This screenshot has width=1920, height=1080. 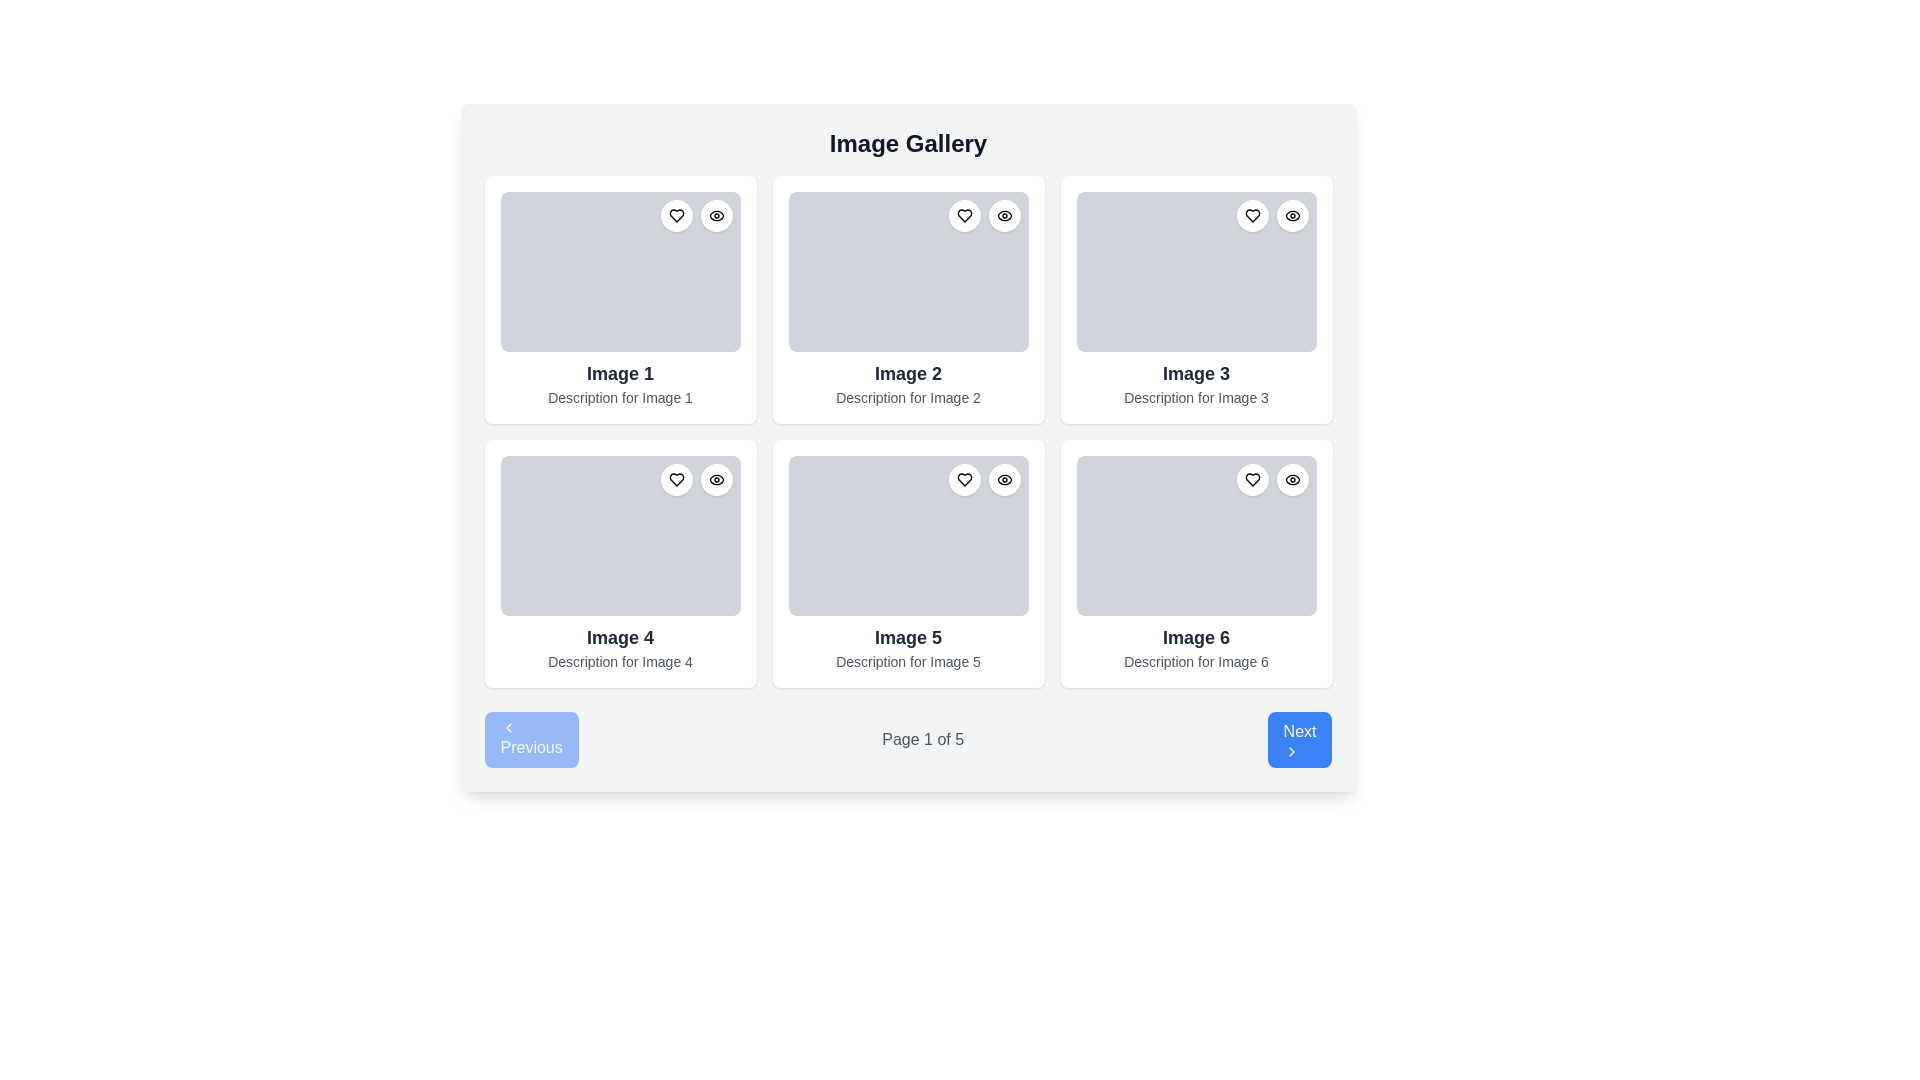 I want to click on text label that reads 'Description for Image 5', which is located directly under the title 'Image 5' in the card representation, so click(x=907, y=662).